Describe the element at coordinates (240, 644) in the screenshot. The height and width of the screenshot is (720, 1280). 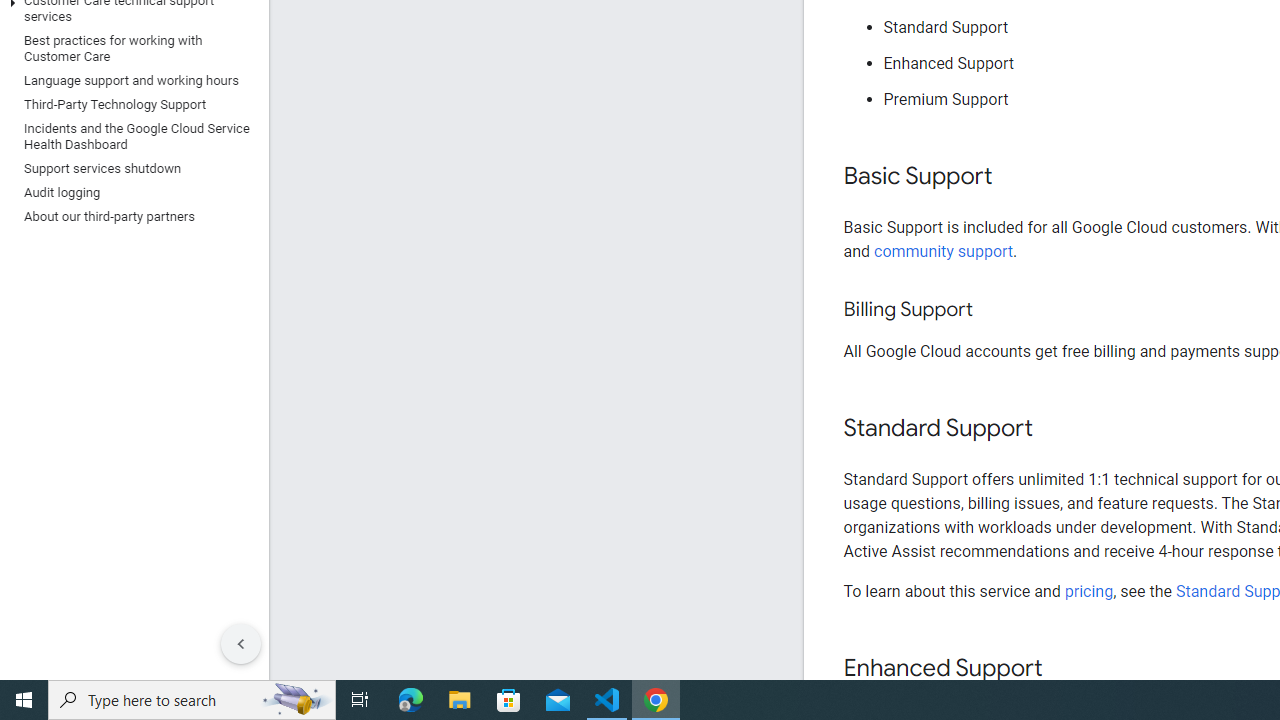
I see `'Hide side navigation'` at that location.